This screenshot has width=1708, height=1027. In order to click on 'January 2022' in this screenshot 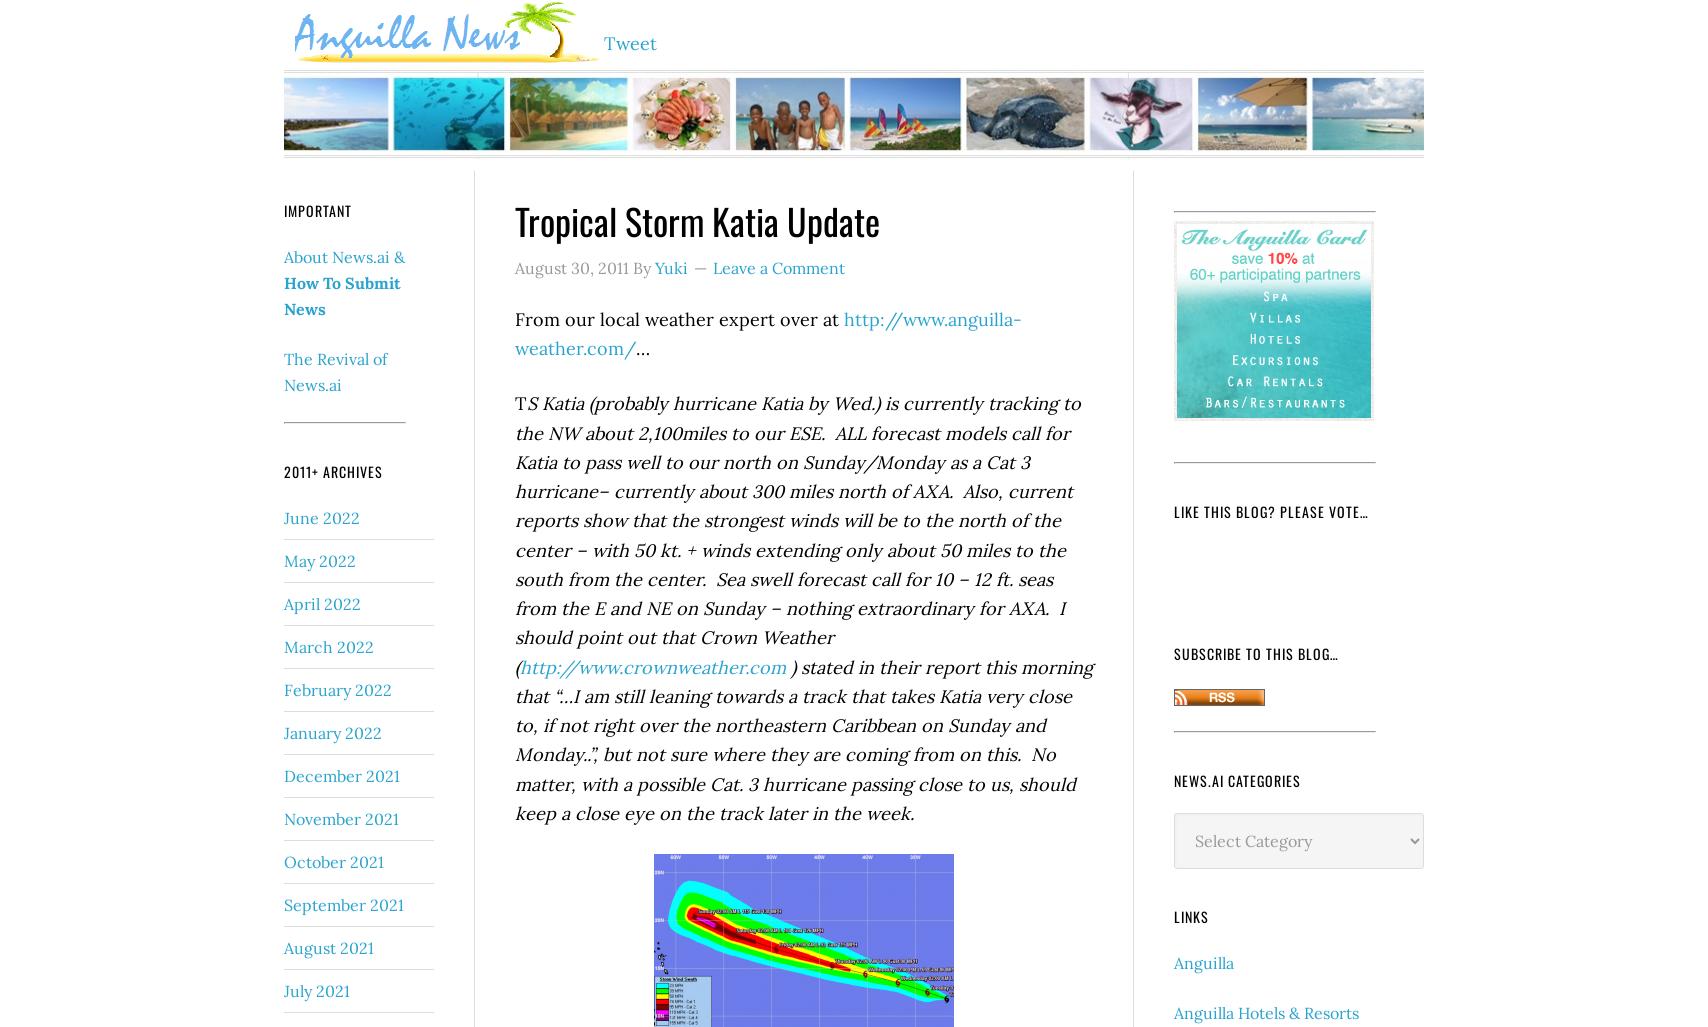, I will do `click(284, 732)`.